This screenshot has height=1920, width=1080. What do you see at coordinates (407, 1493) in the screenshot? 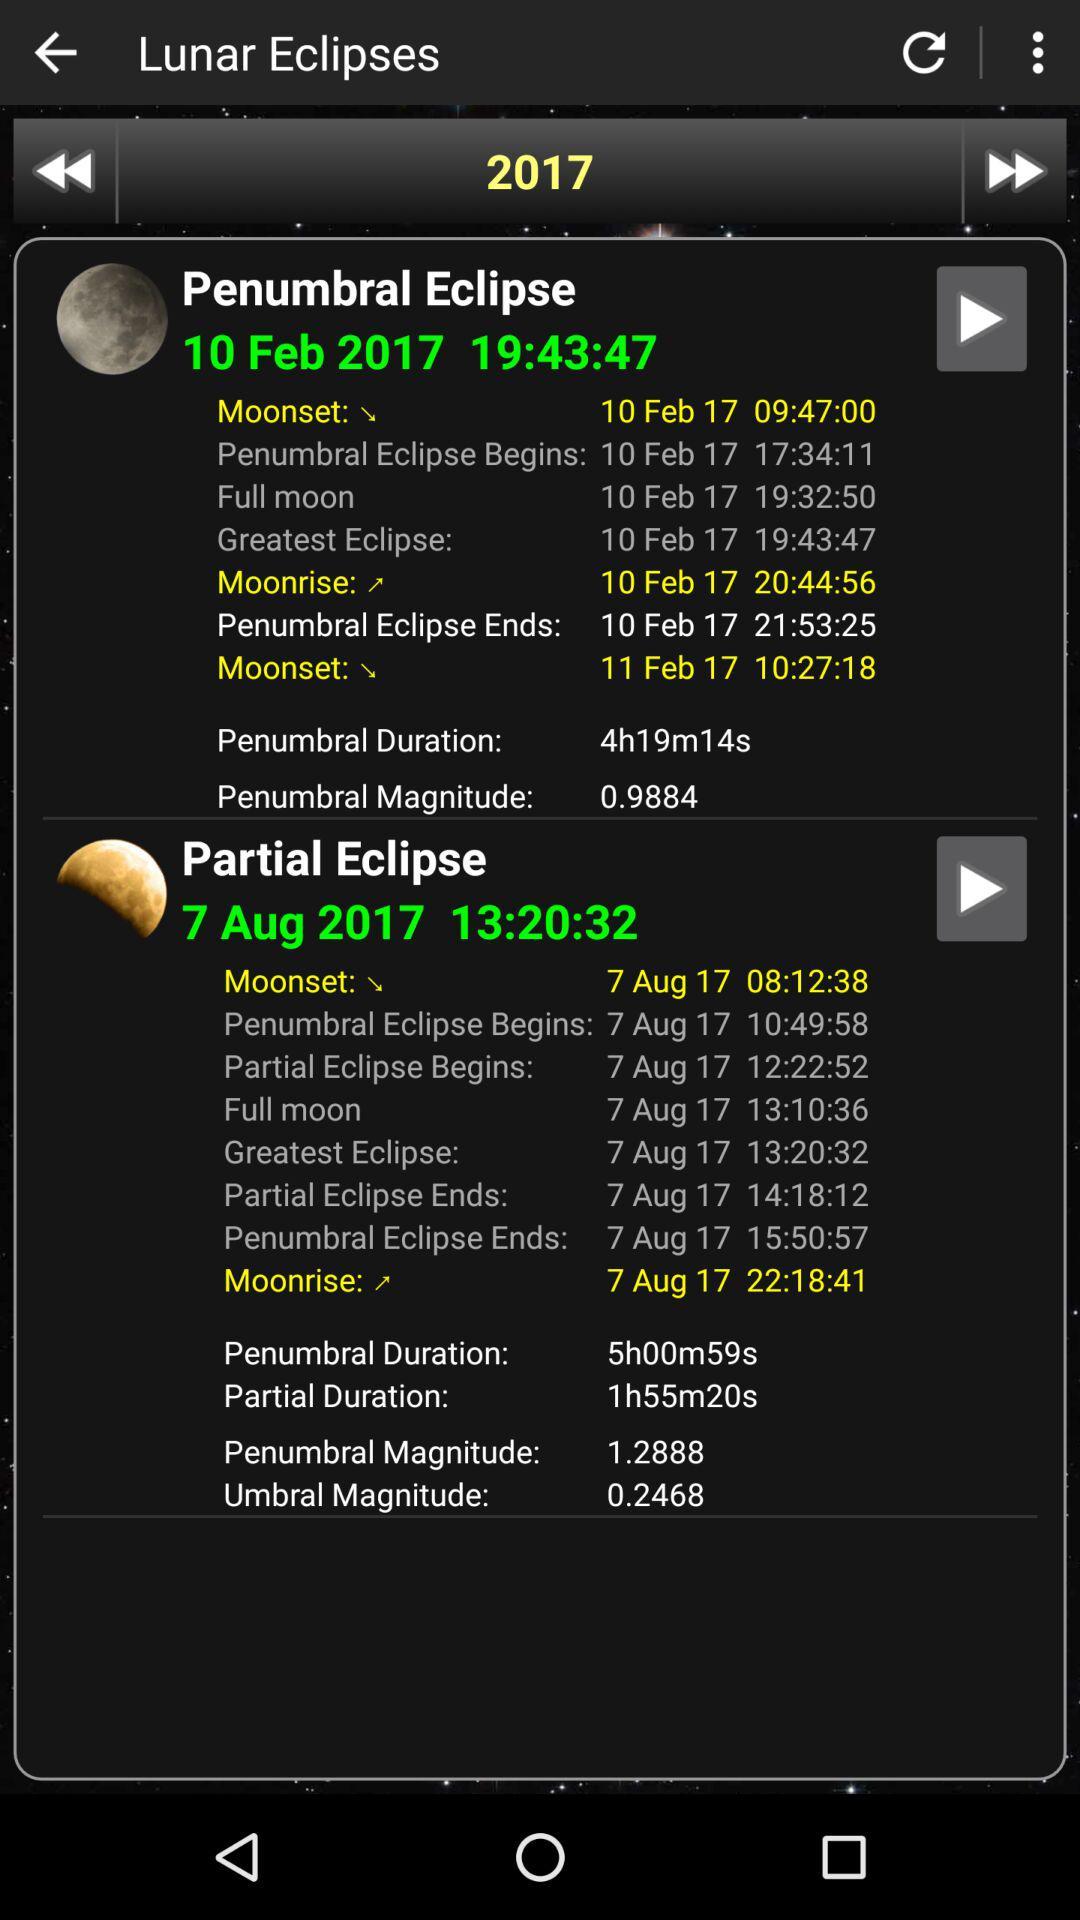
I see `the icon next to 1.2888 icon` at bounding box center [407, 1493].